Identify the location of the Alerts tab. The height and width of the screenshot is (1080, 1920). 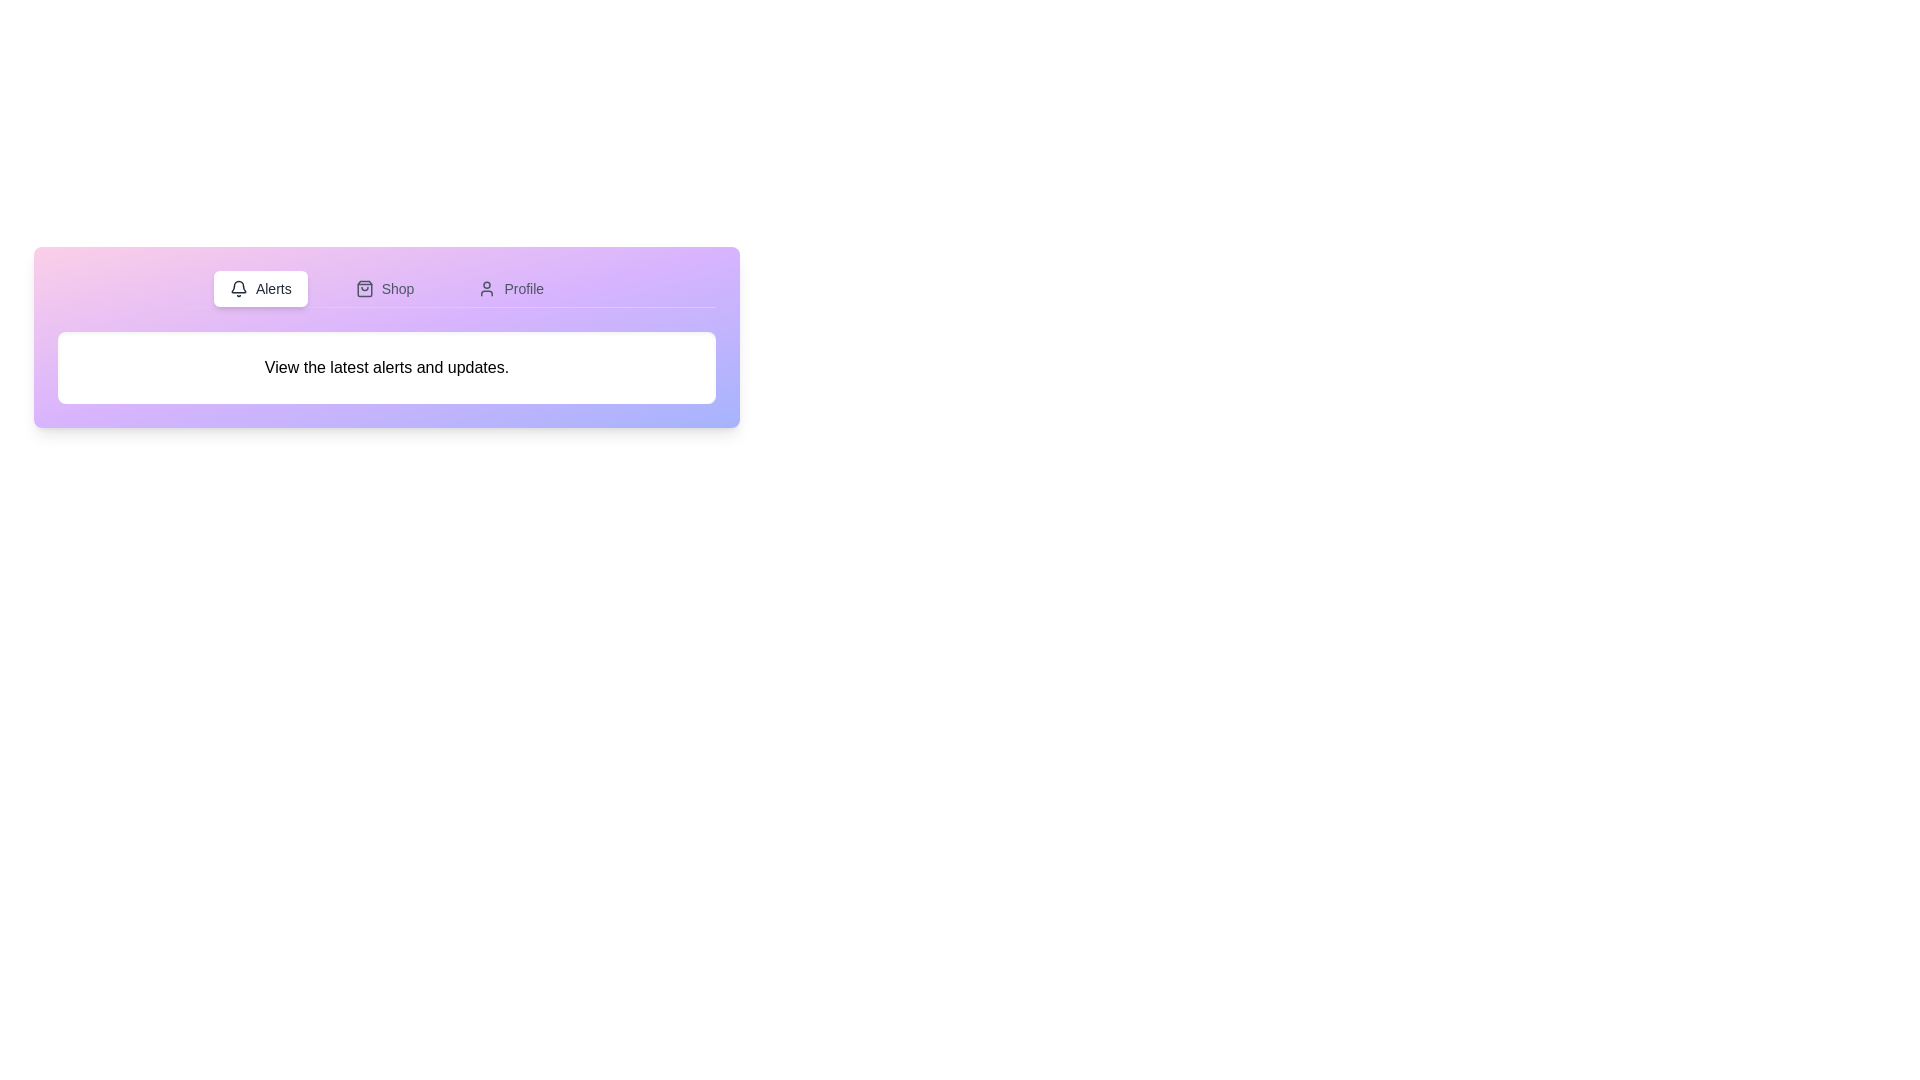
(258, 289).